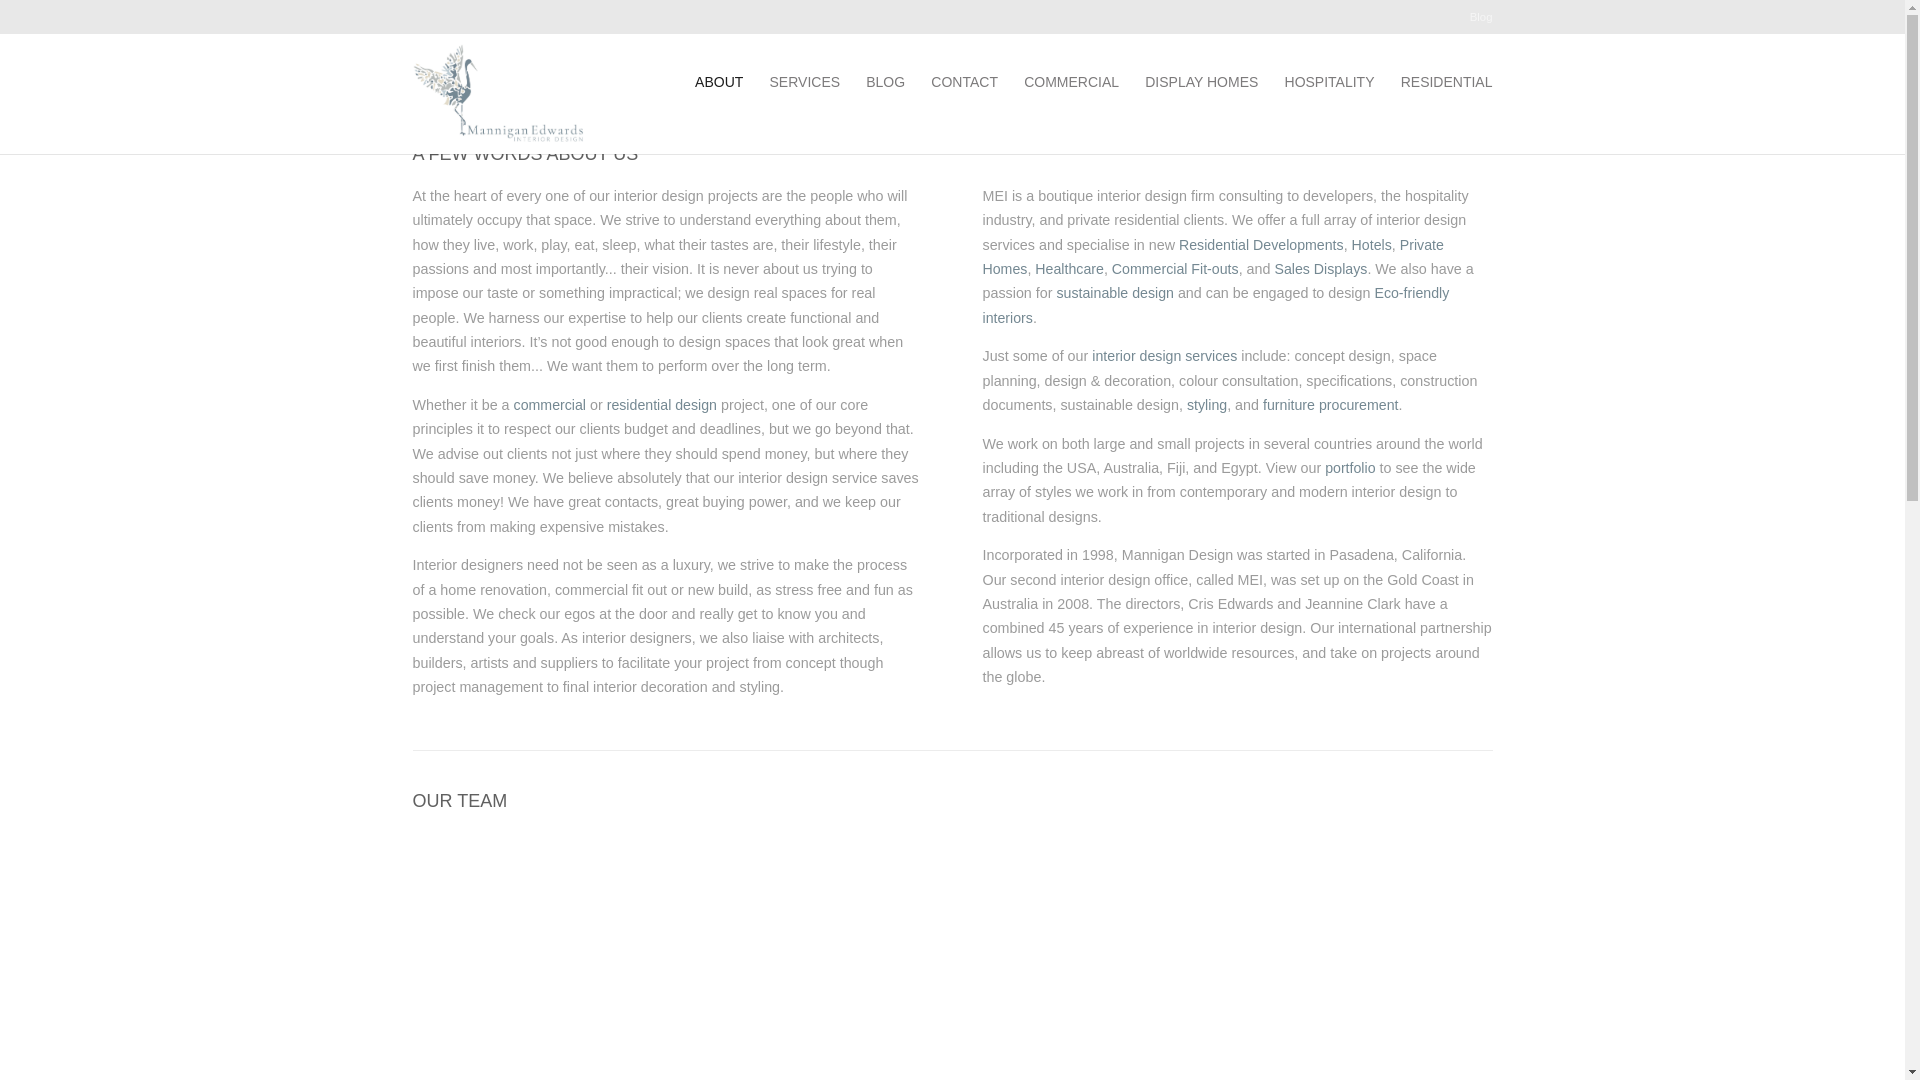 This screenshot has height=1080, width=1920. What do you see at coordinates (1164, 354) in the screenshot?
I see `'interior design services'` at bounding box center [1164, 354].